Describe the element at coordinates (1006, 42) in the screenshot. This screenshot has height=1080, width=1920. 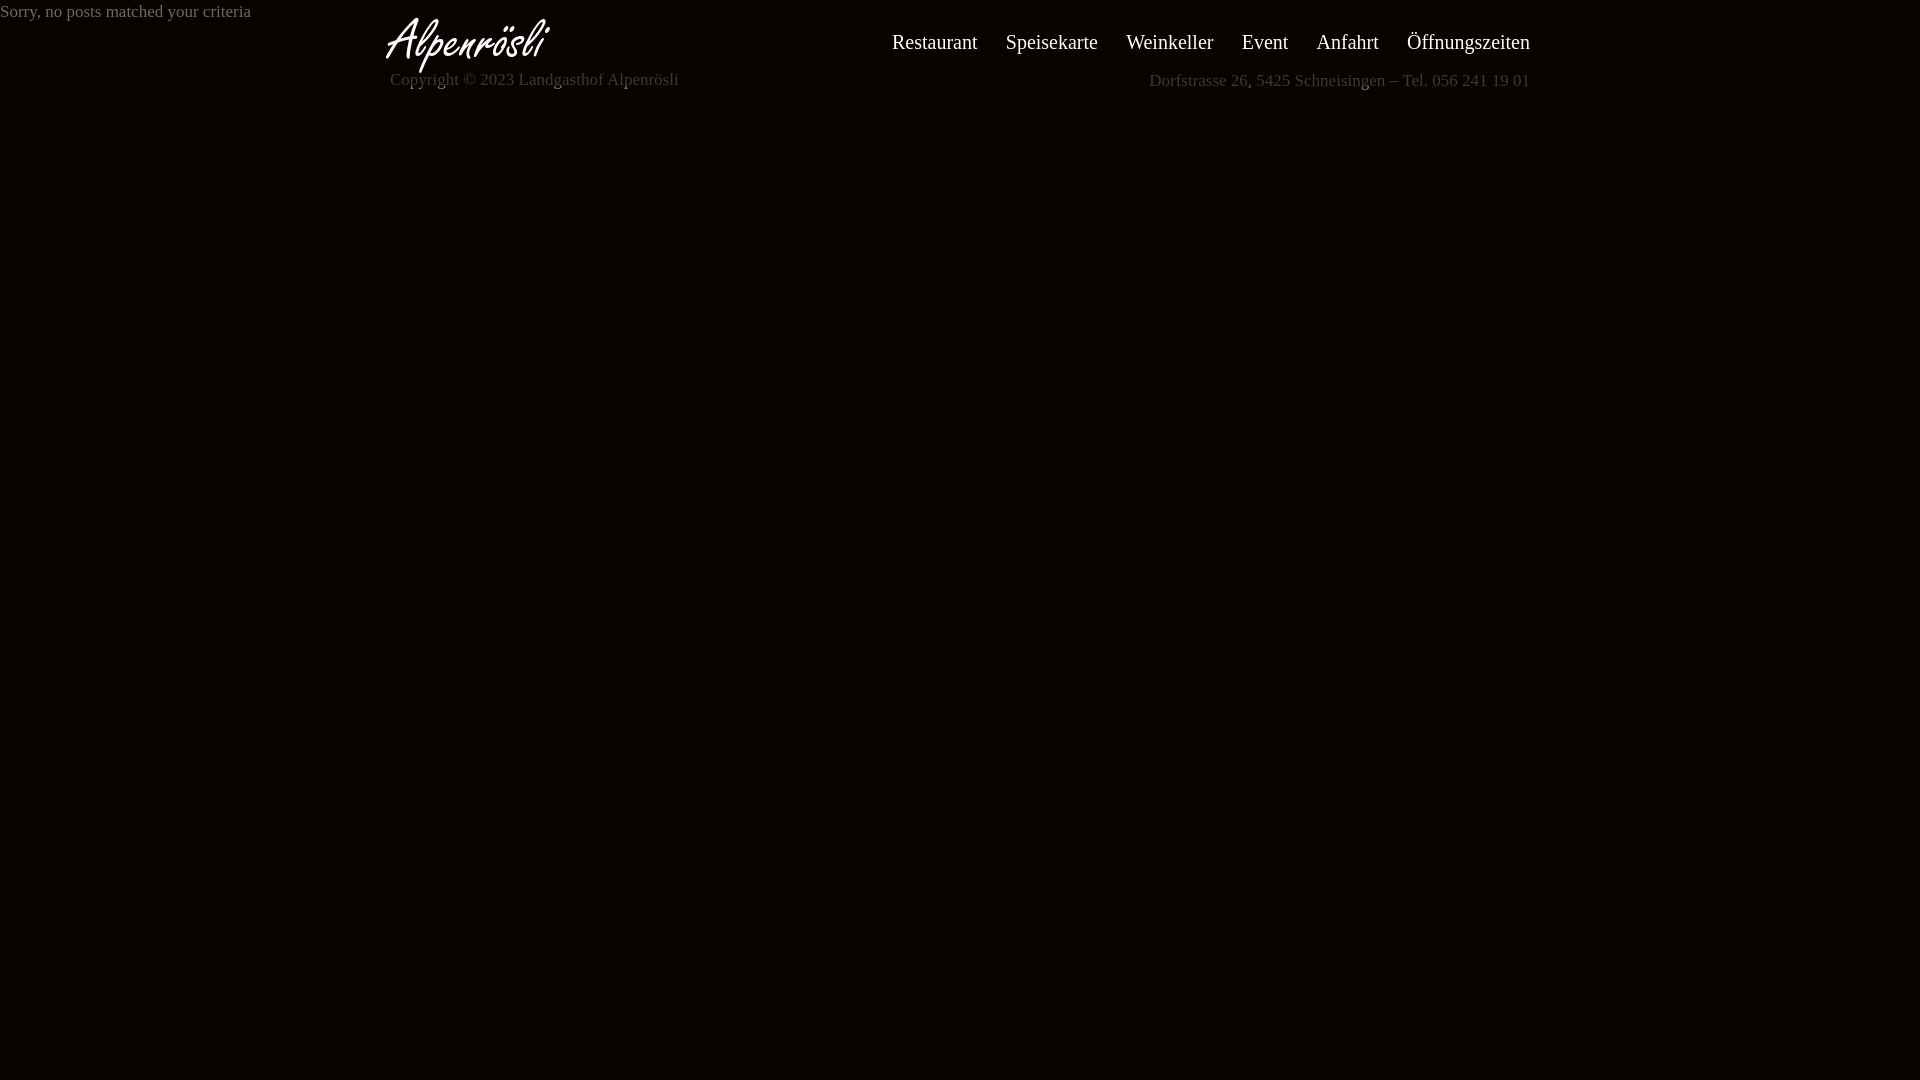
I see `'Speisekarte'` at that location.